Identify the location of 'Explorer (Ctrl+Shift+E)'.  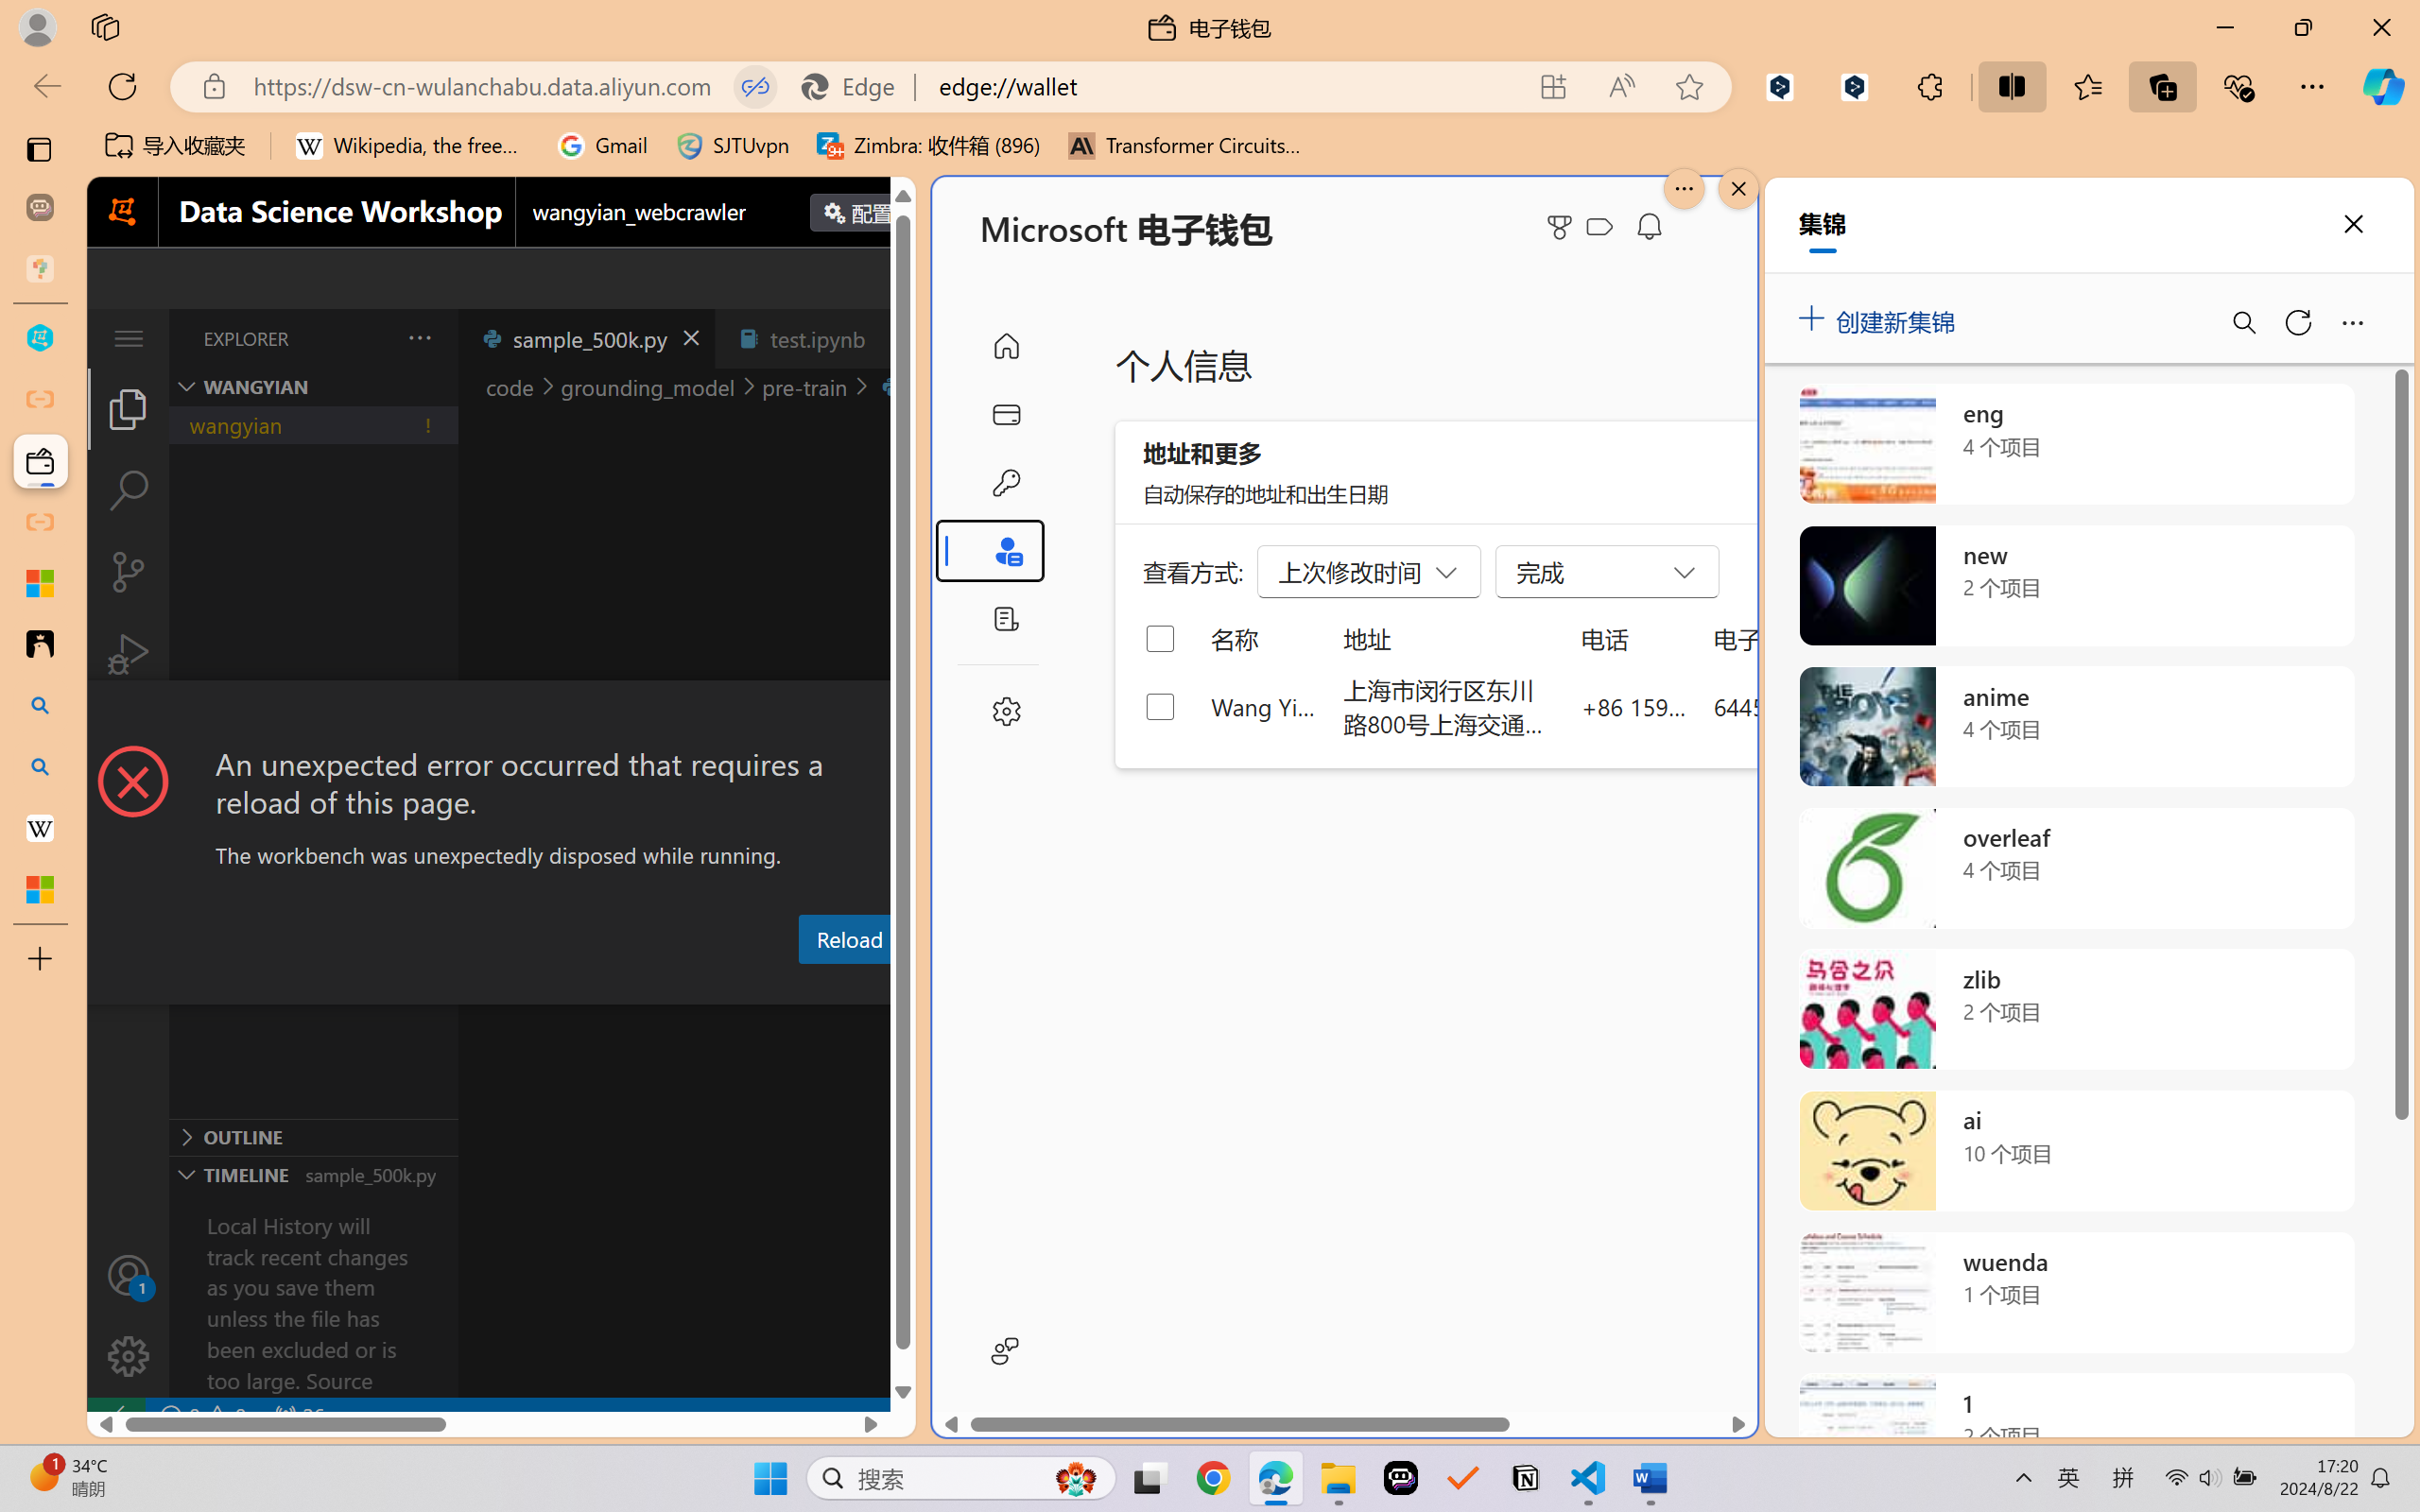
(127, 407).